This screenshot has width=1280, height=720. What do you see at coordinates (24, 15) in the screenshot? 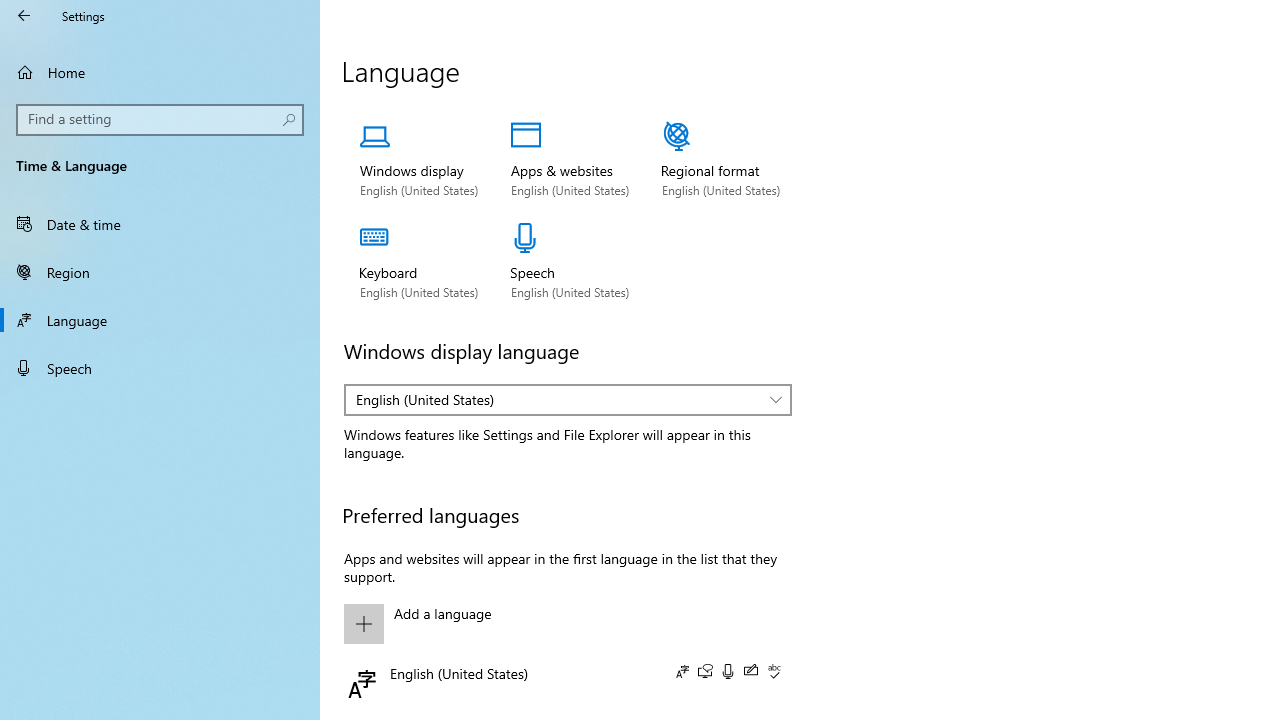
I see `'Back'` at bounding box center [24, 15].